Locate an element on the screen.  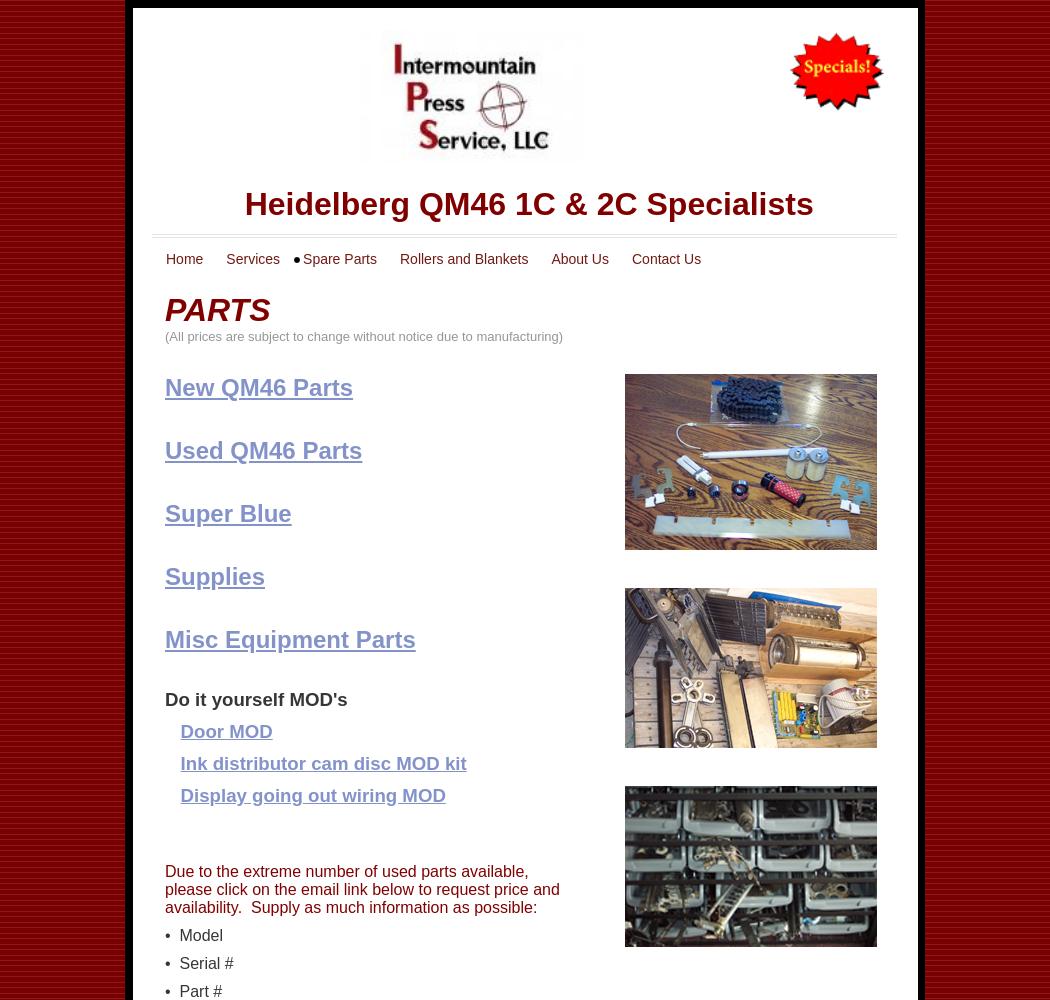
'parts' is located at coordinates (164, 309).